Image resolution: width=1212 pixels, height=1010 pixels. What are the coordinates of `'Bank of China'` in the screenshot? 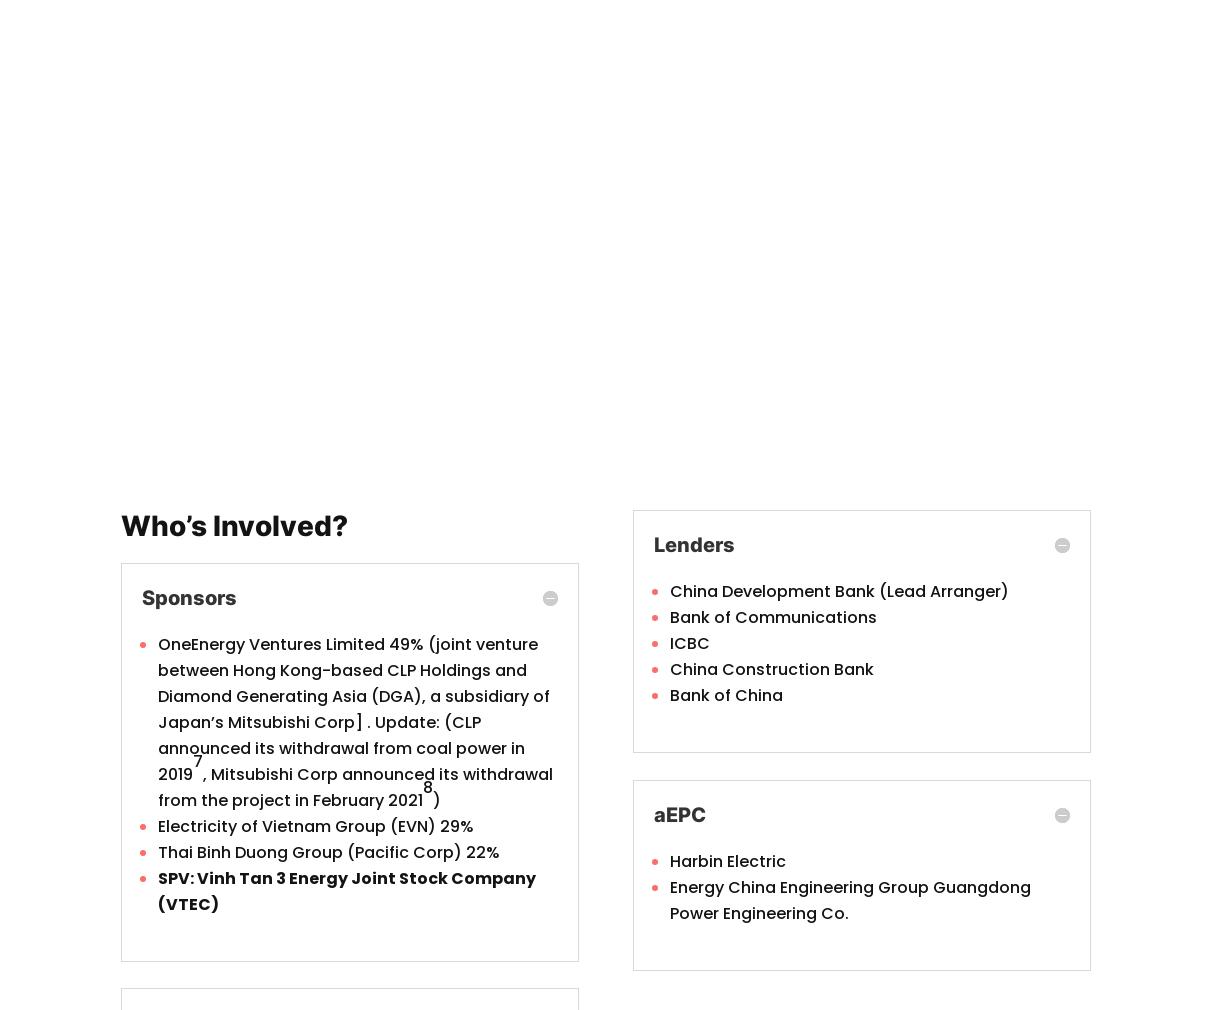 It's located at (725, 694).